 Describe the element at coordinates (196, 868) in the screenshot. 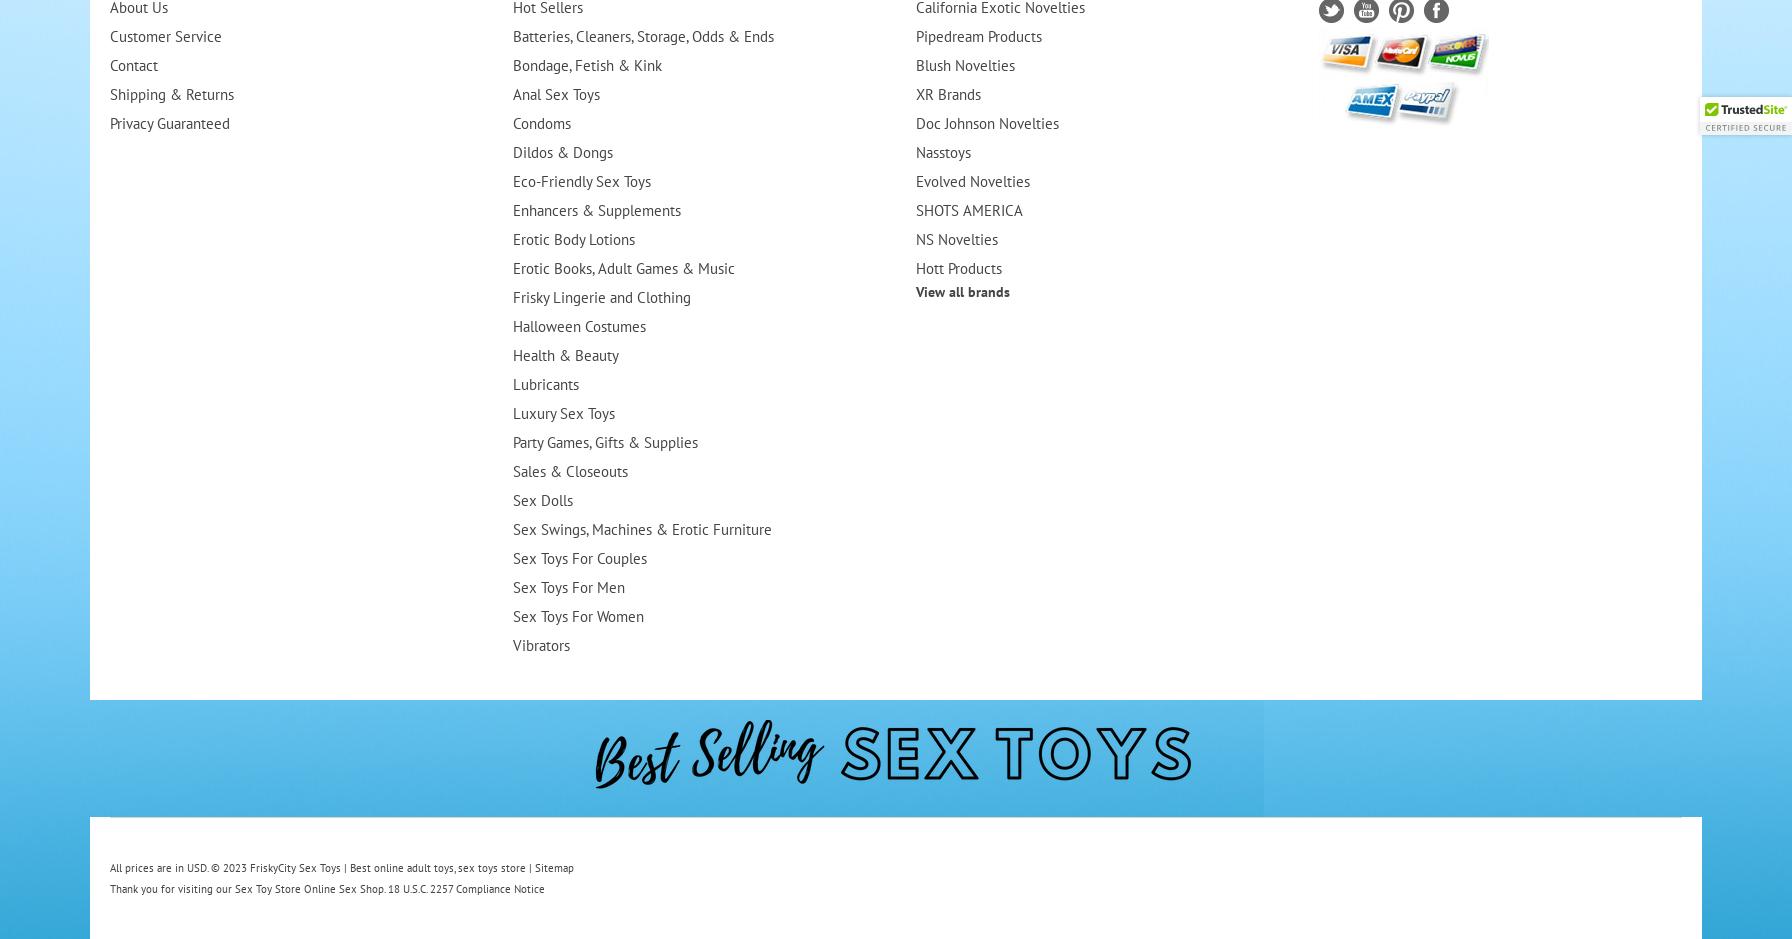

I see `'USD'` at that location.